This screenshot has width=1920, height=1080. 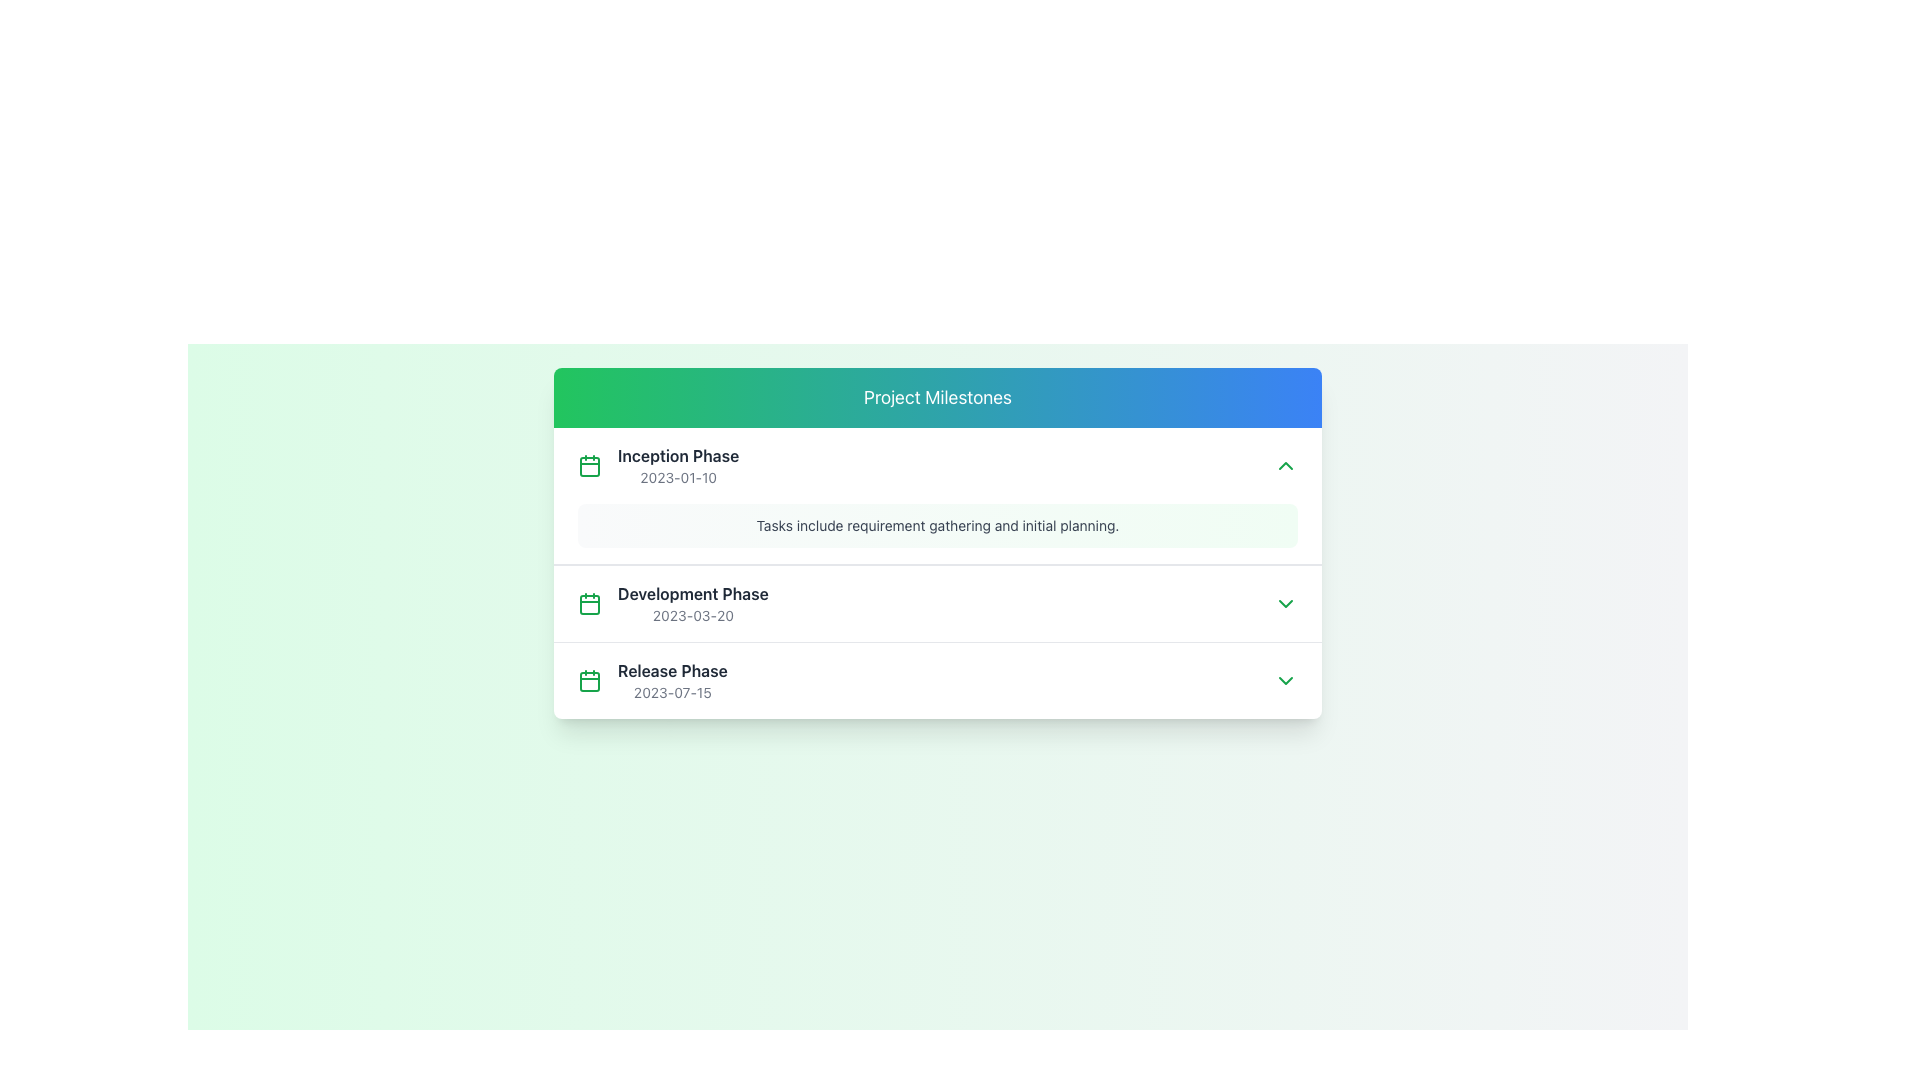 What do you see at coordinates (936, 680) in the screenshot?
I see `the non-interactive milestone phase element, the third item in the milestone list under 'Development Phase'` at bounding box center [936, 680].